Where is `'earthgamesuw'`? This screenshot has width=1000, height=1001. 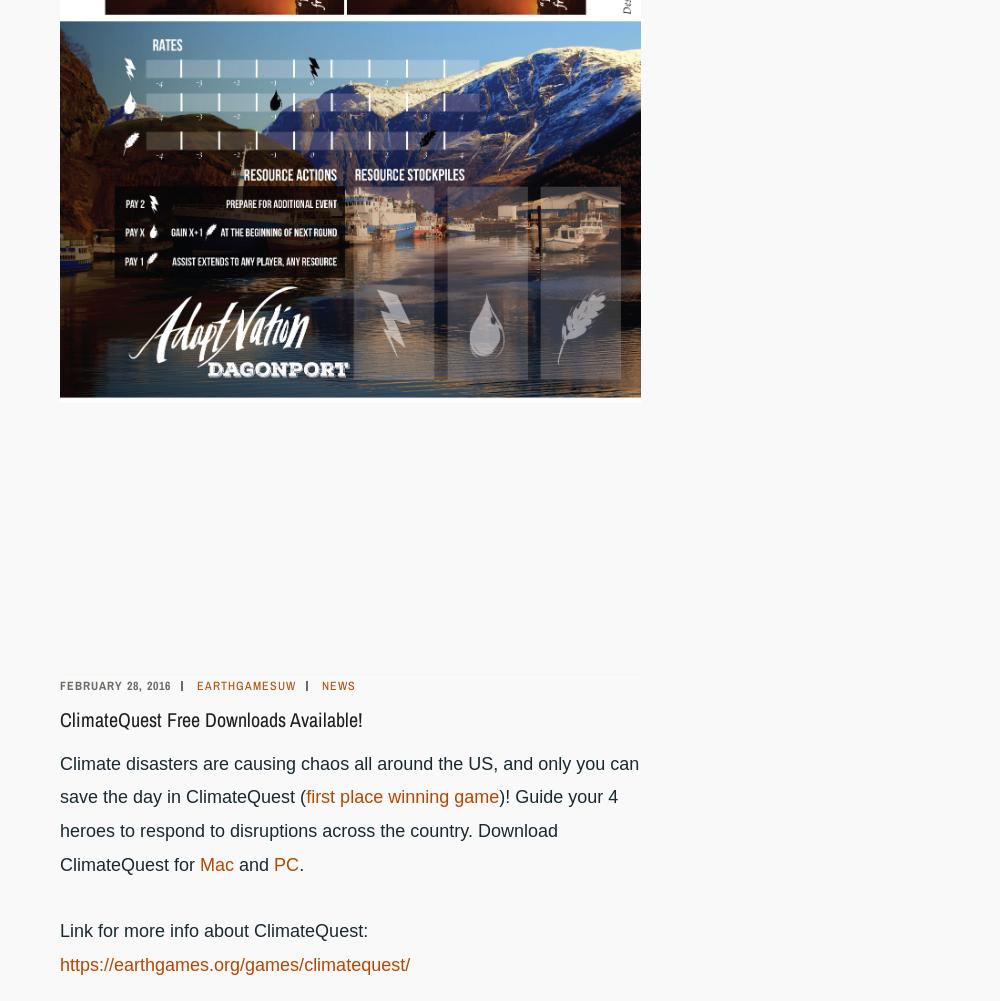 'earthgamesuw' is located at coordinates (245, 684).